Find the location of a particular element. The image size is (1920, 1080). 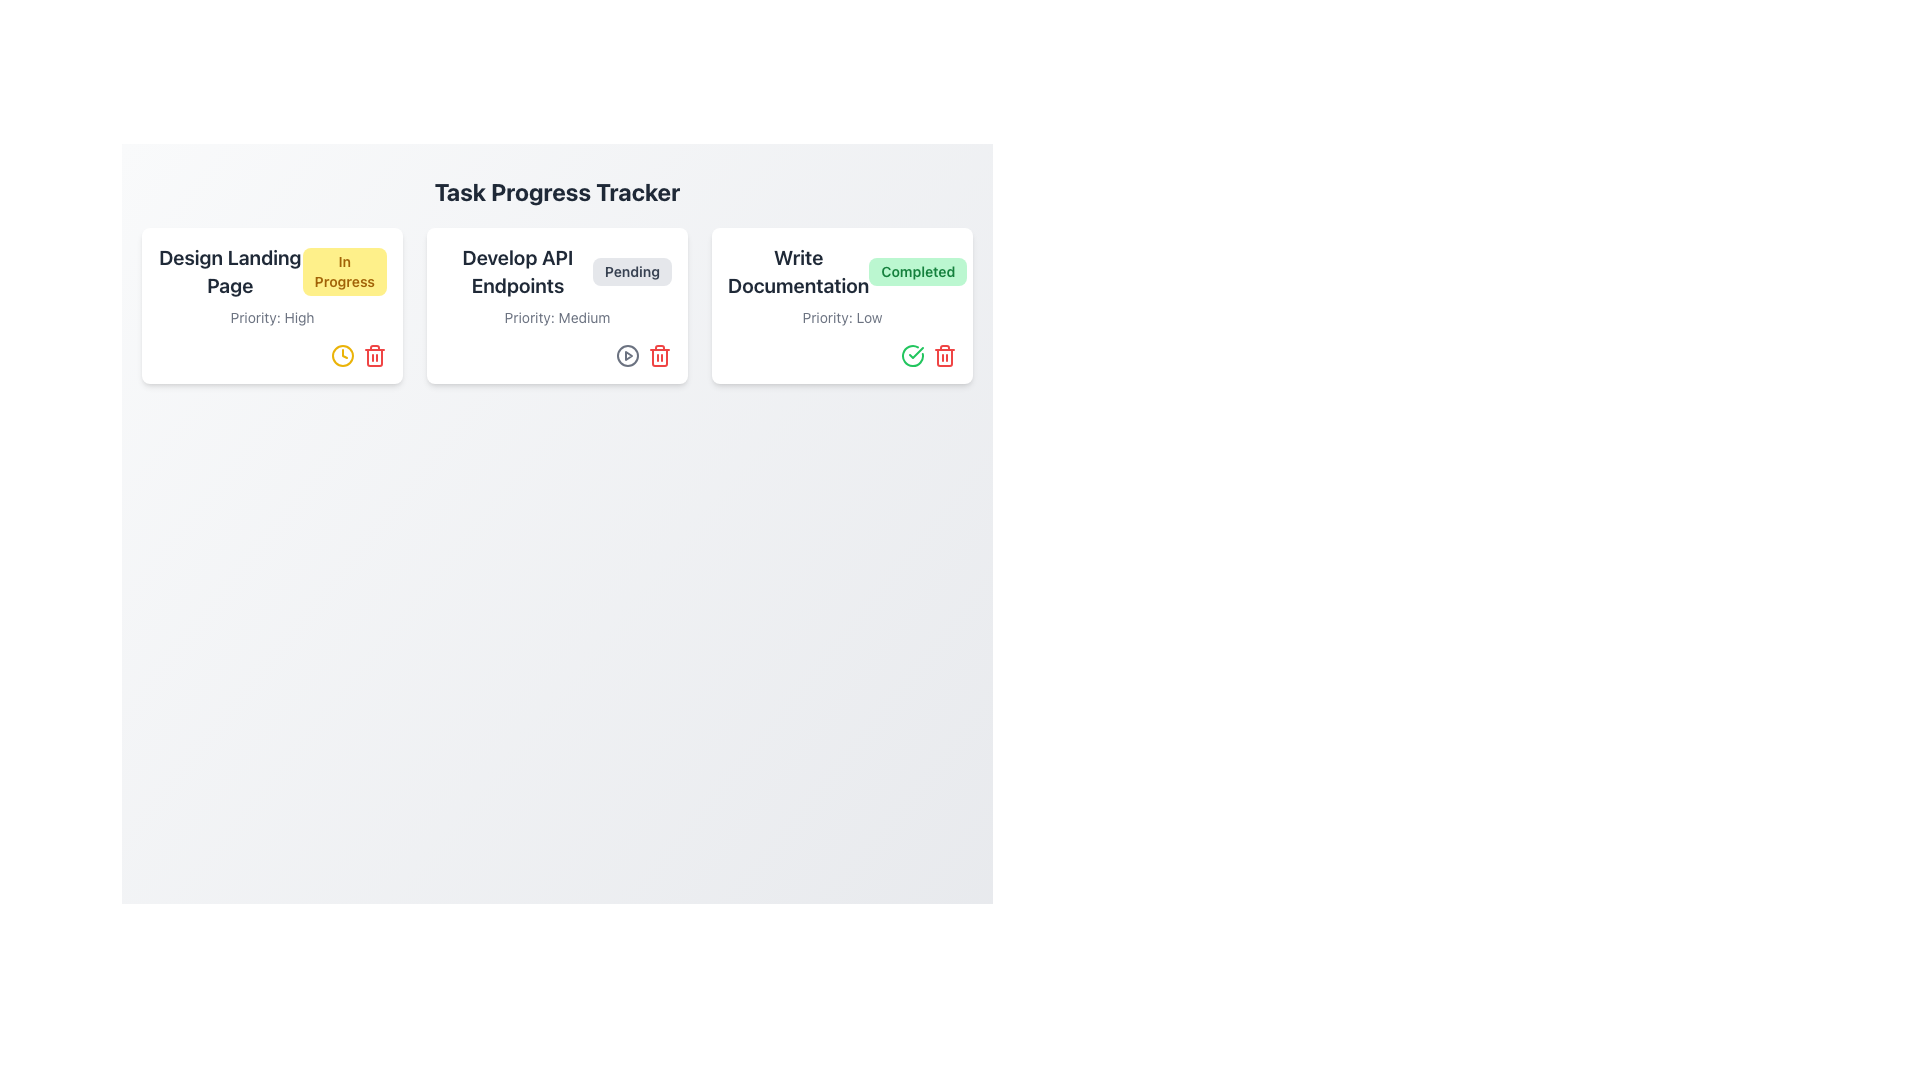

the text 'Write Documentation' displayed in bold at the top-central part of the third task card is located at coordinates (797, 272).